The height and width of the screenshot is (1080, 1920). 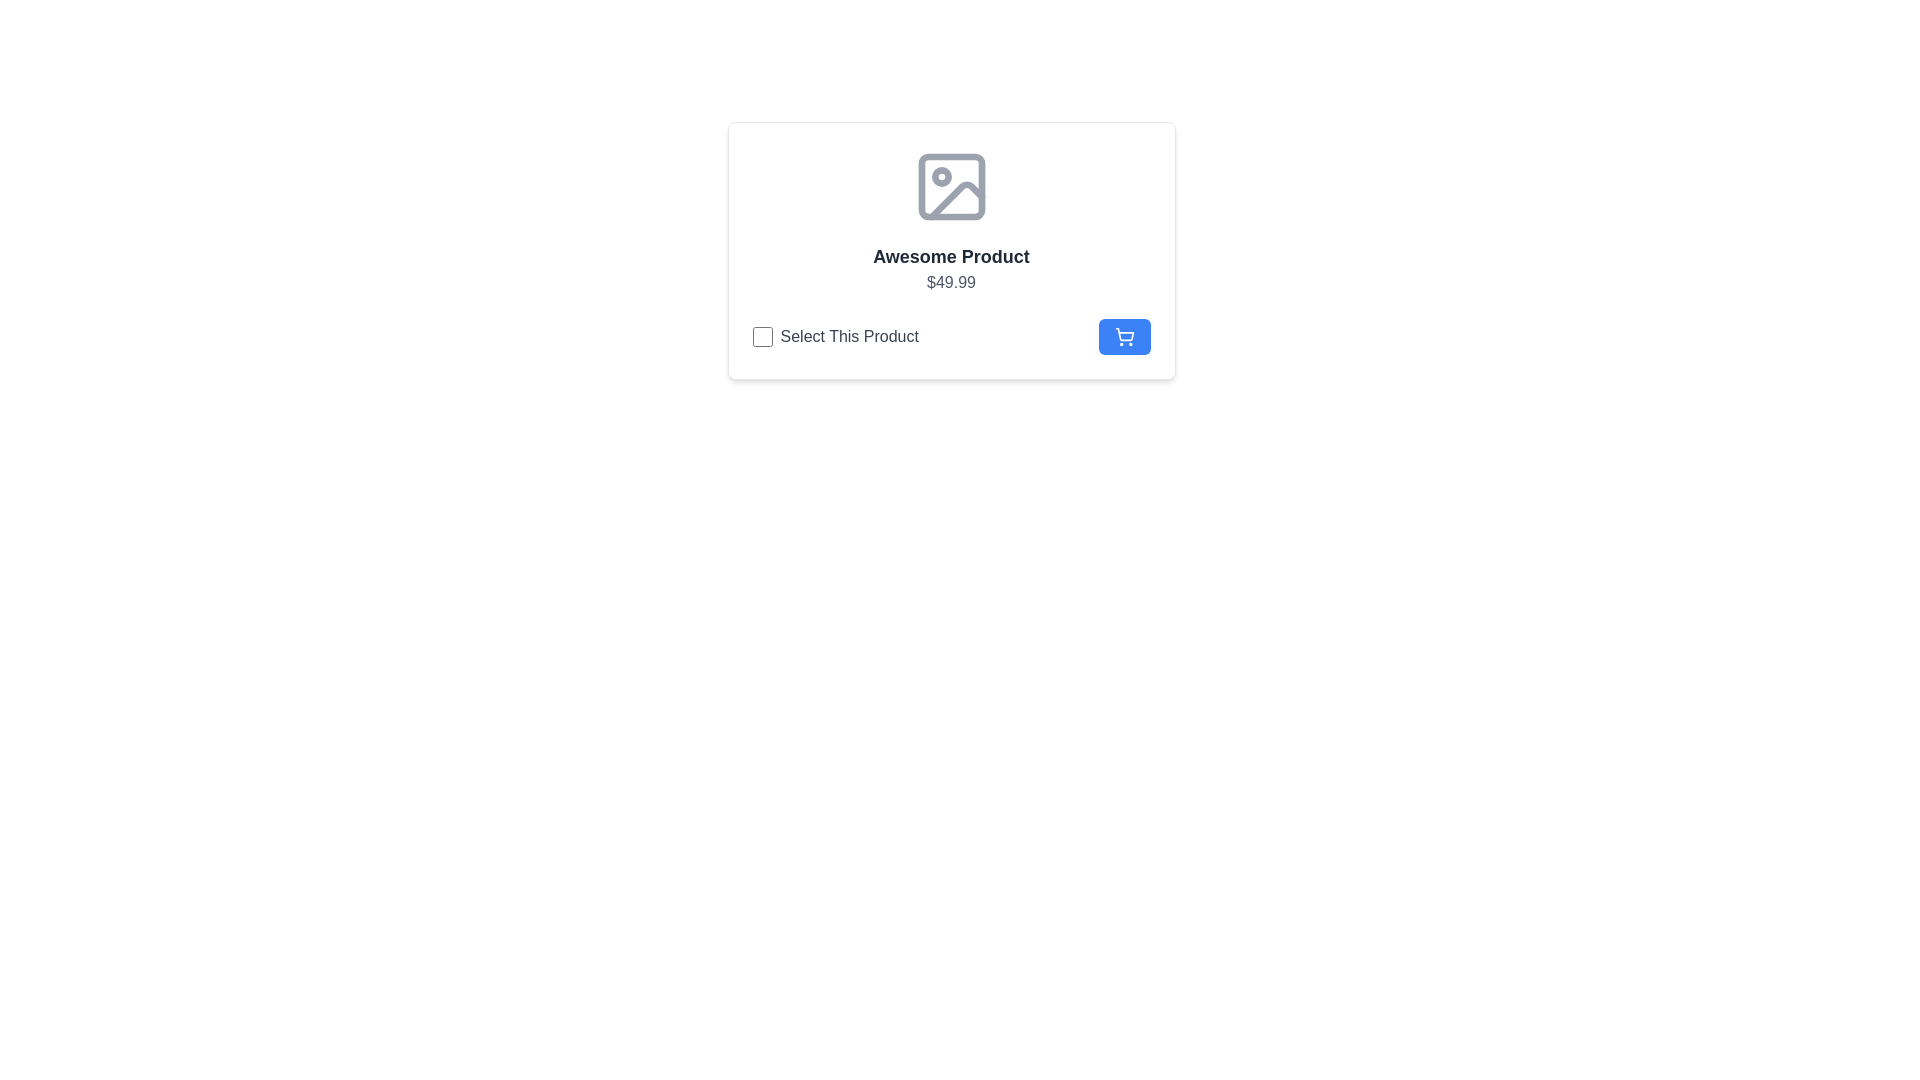 What do you see at coordinates (950, 186) in the screenshot?
I see `the decorative SVG shape that is centrally located within the image icon above the title 'Awesome Product'` at bounding box center [950, 186].